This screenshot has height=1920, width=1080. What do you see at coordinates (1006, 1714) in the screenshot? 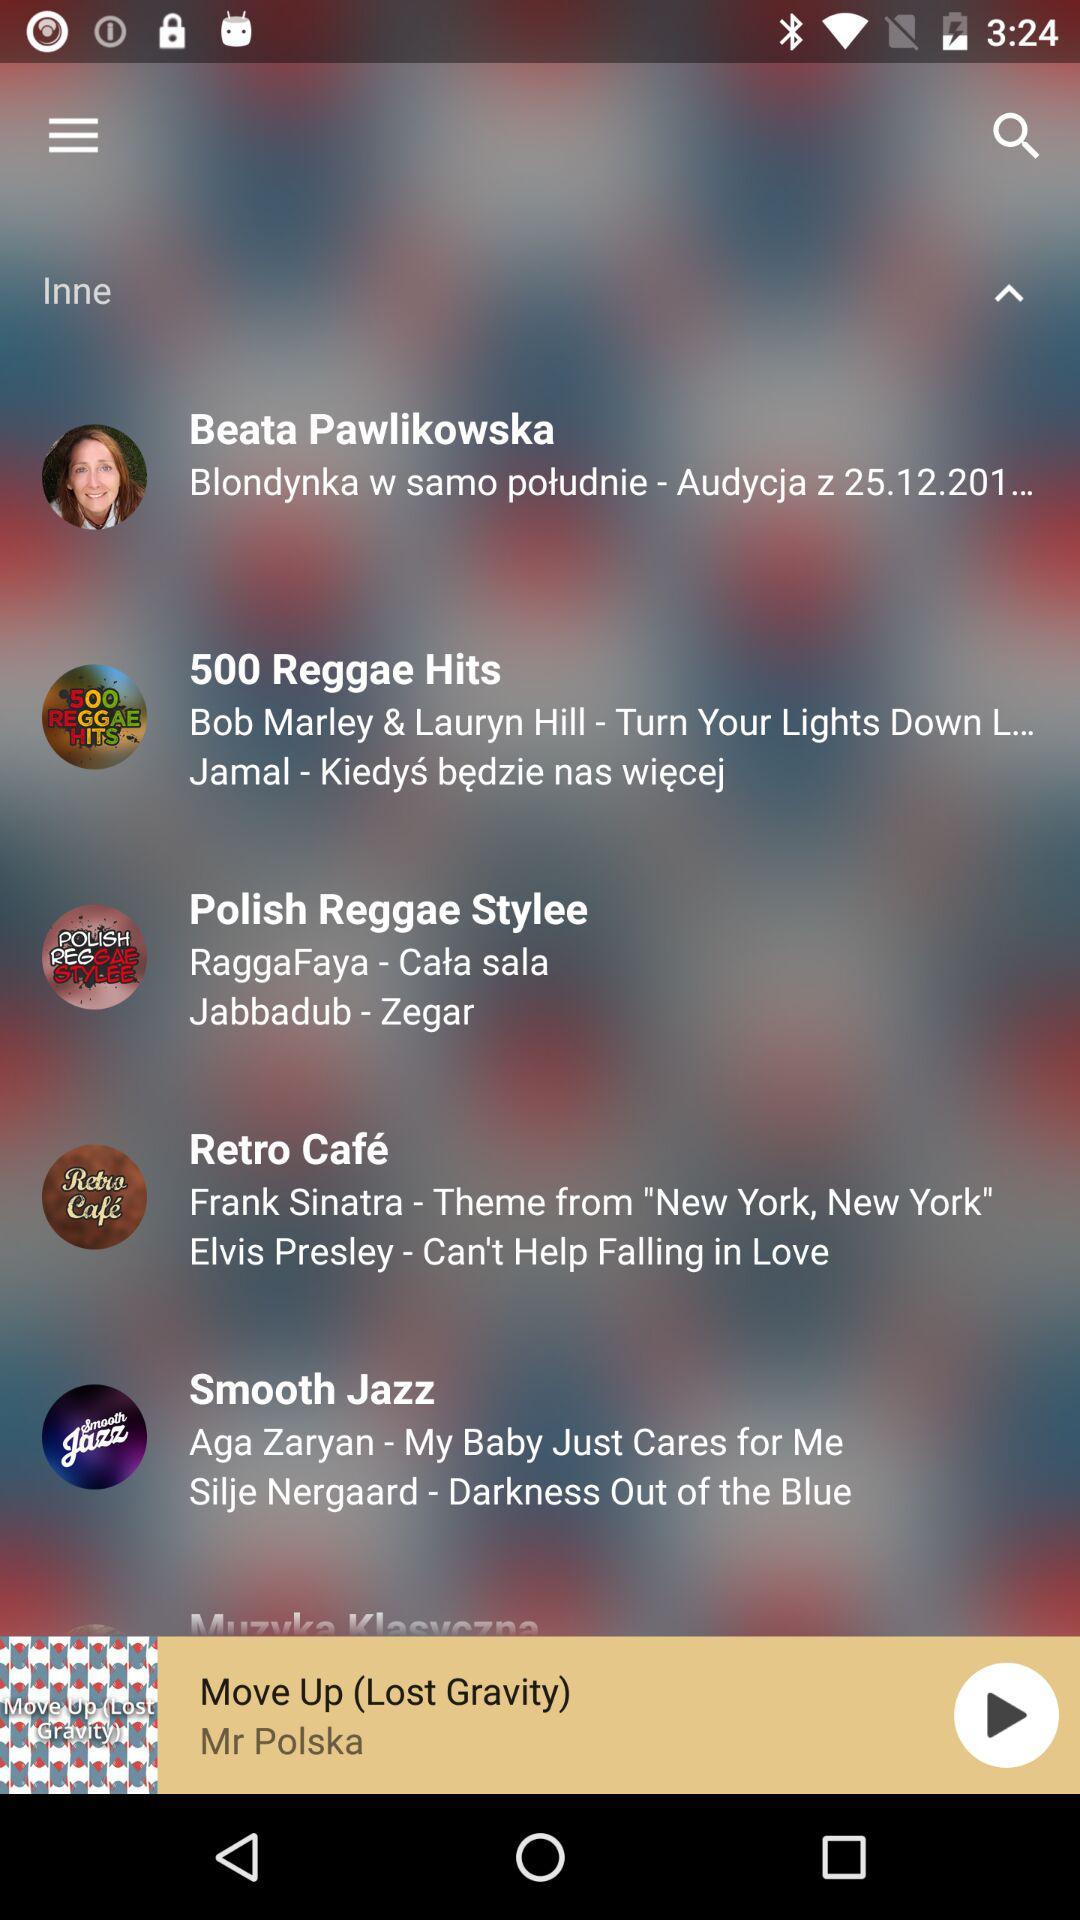
I see `the play icon` at bounding box center [1006, 1714].